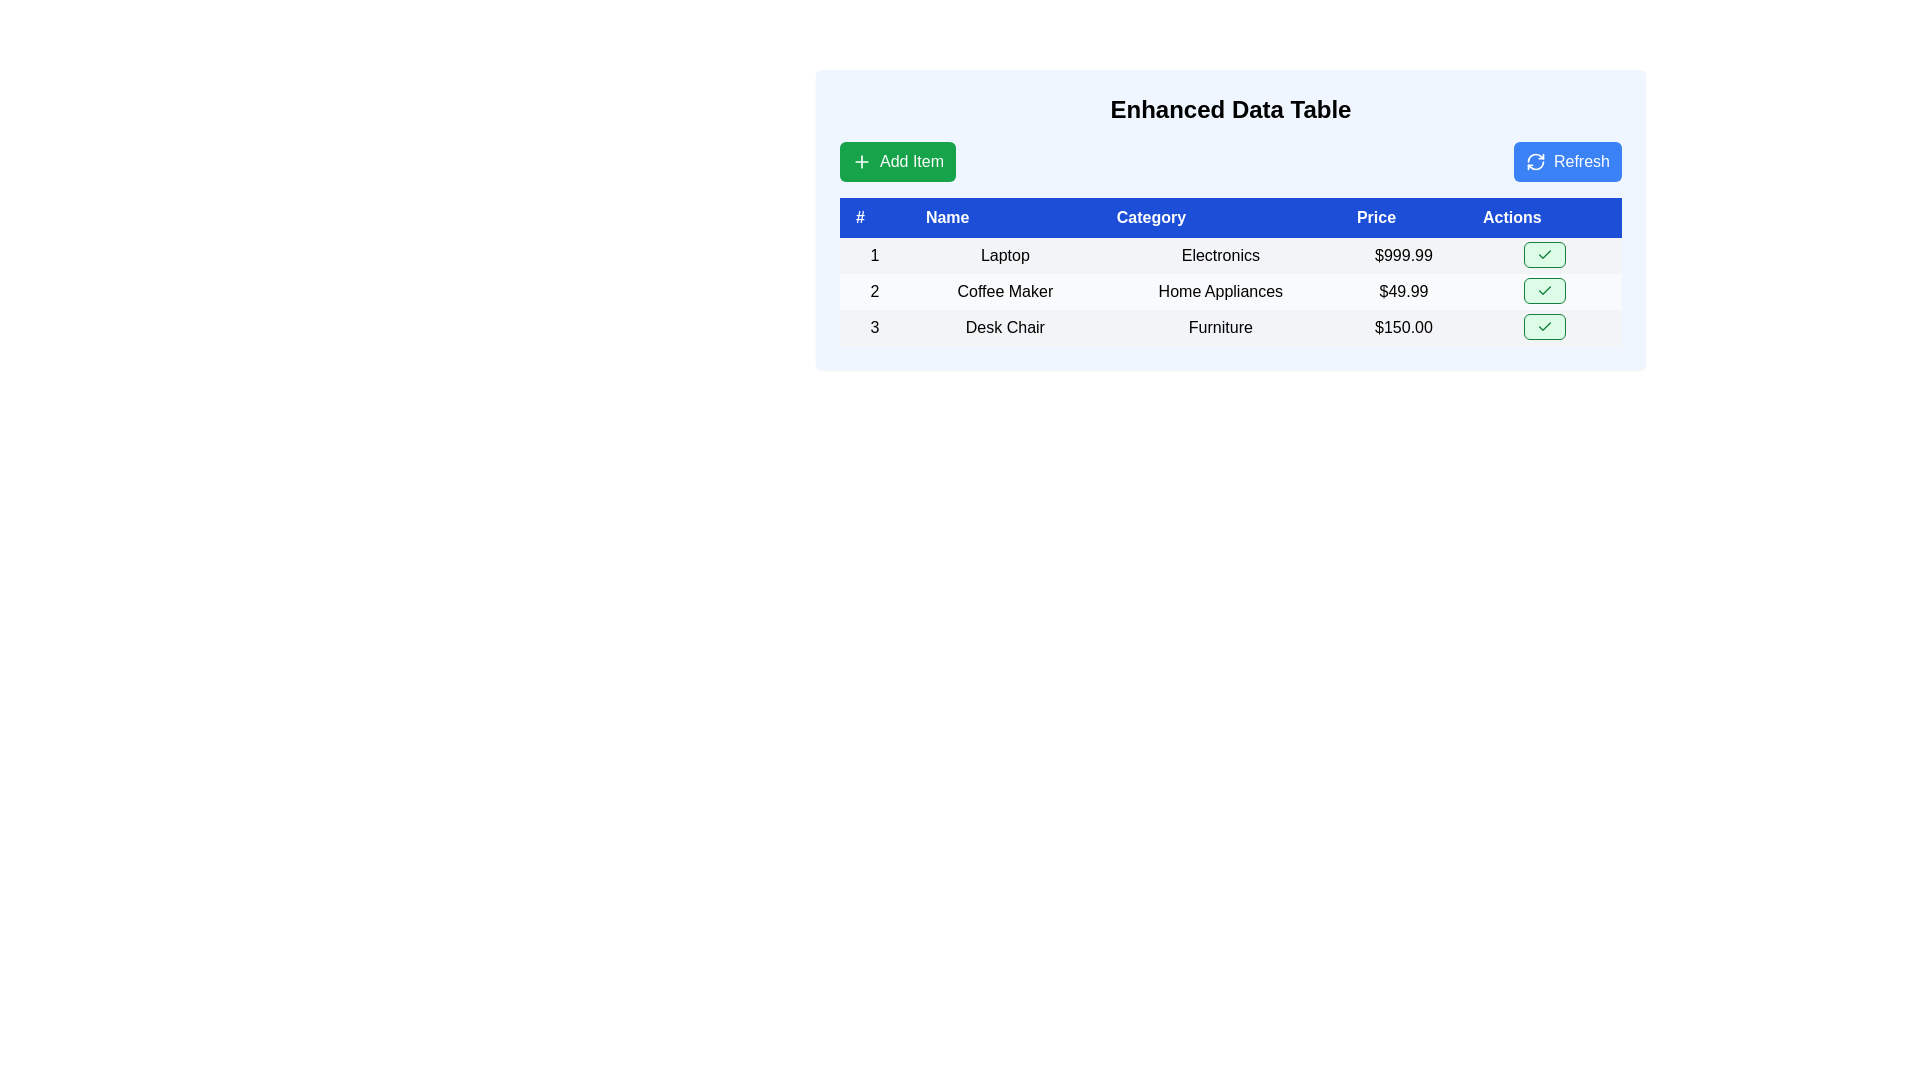  Describe the element at coordinates (1402, 254) in the screenshot. I see `the text component displaying the monetary value '$999.99' located in the 'Price' column of the first row in the data table` at that location.